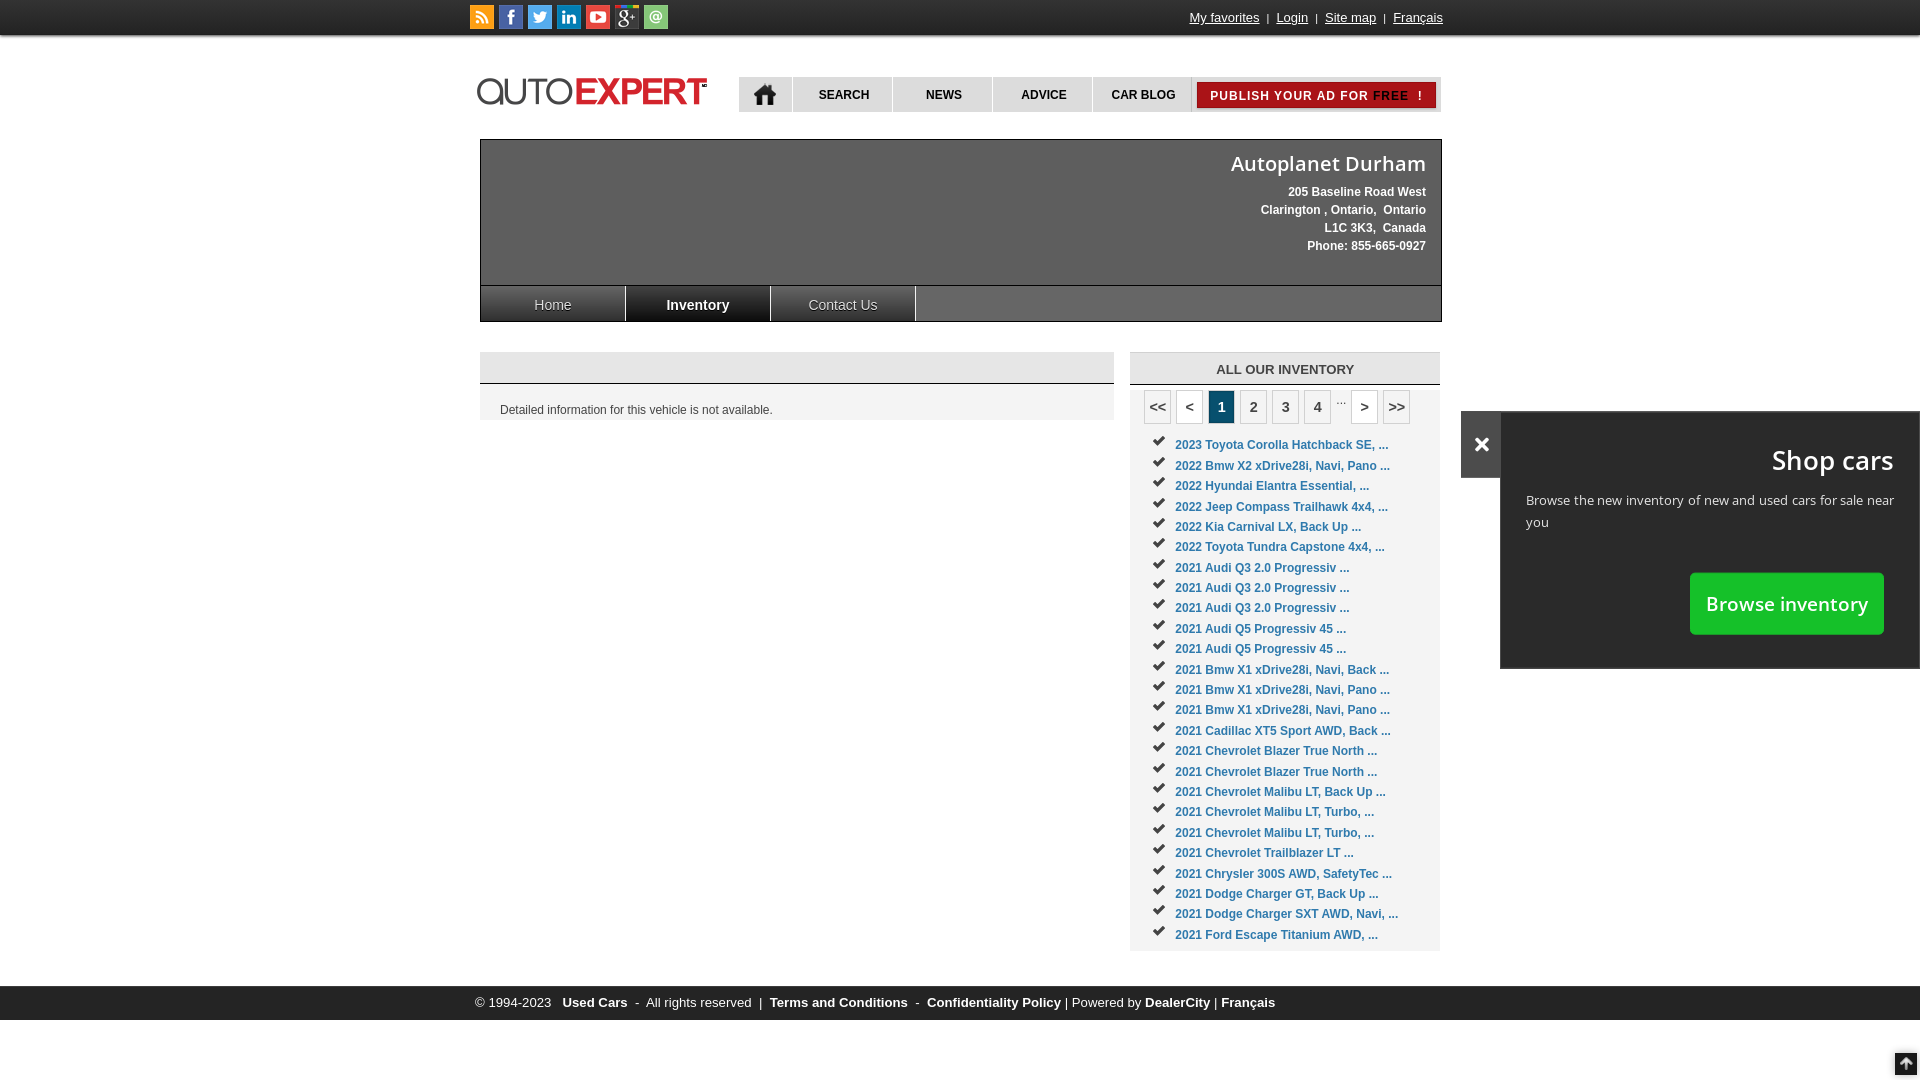 The height and width of the screenshot is (1080, 1920). What do you see at coordinates (1189, 406) in the screenshot?
I see `'<'` at bounding box center [1189, 406].